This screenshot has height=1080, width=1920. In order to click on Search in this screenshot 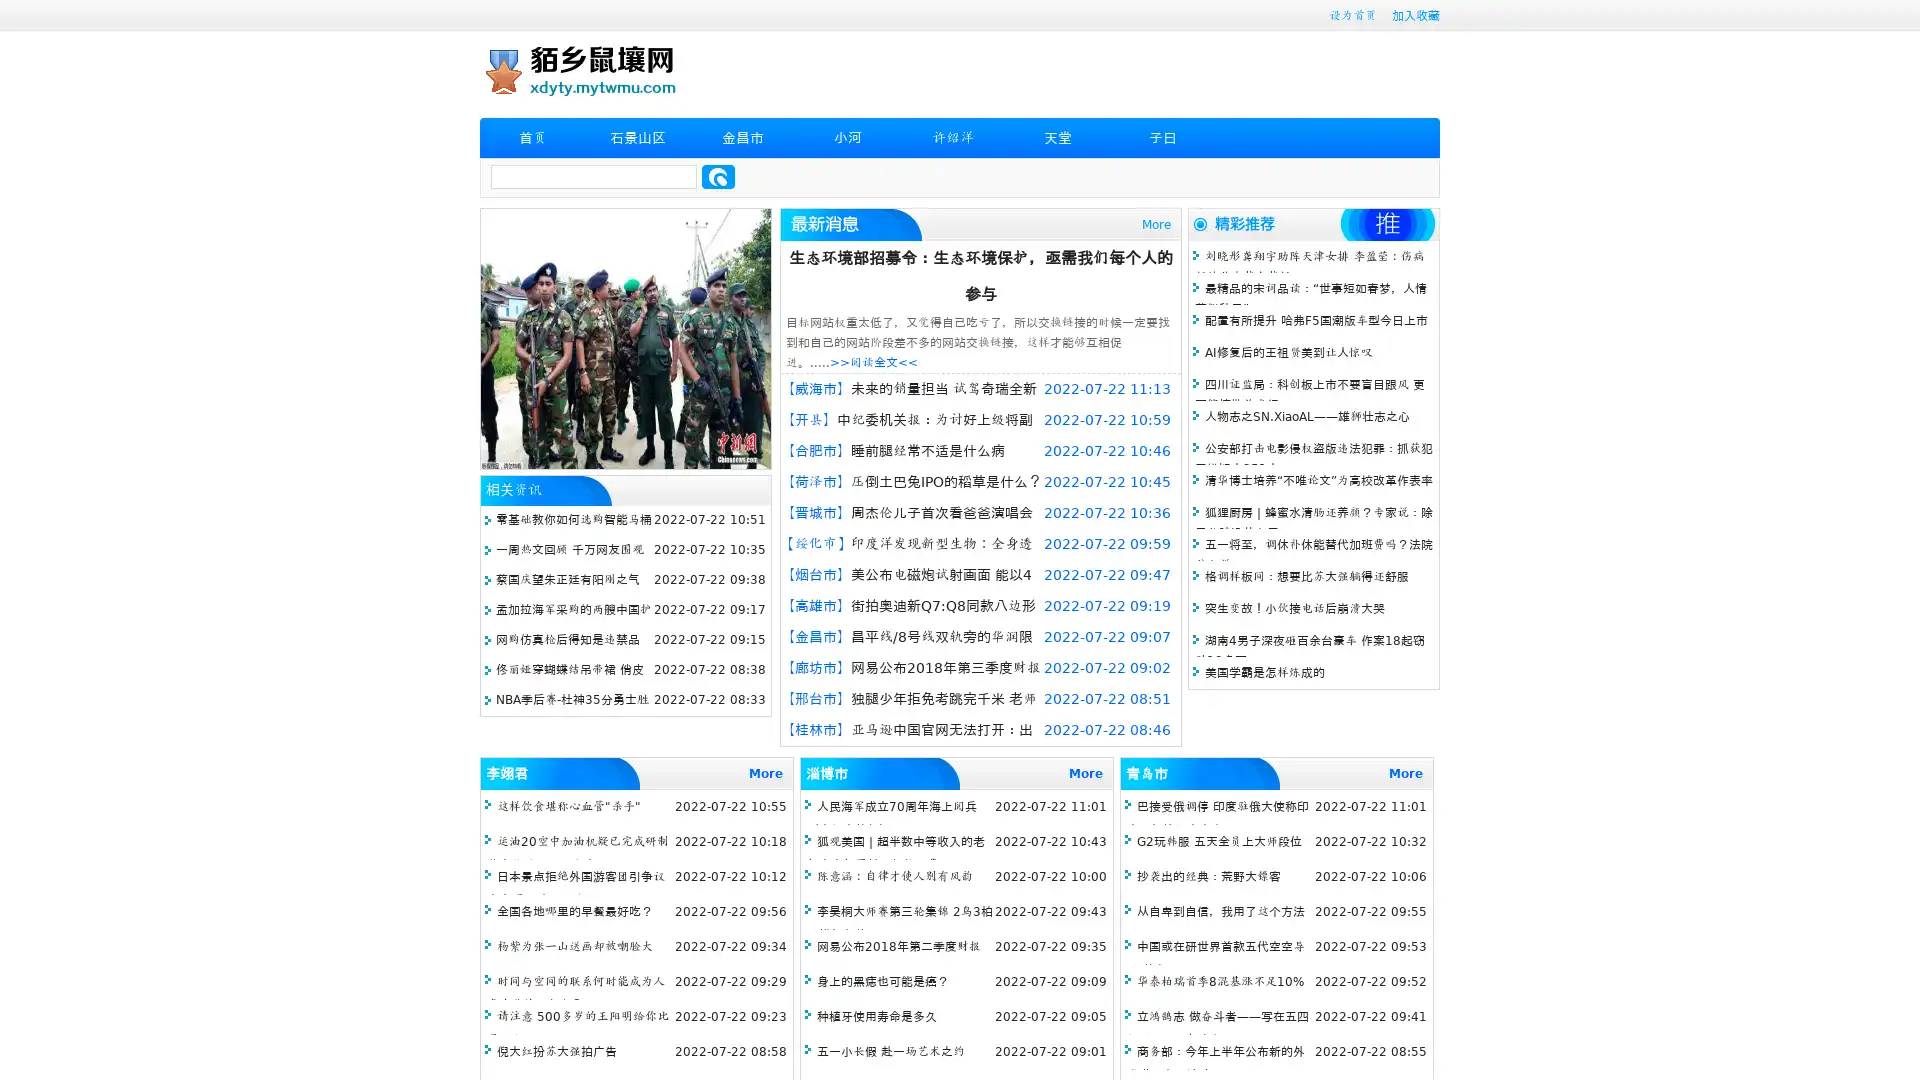, I will do `click(718, 176)`.